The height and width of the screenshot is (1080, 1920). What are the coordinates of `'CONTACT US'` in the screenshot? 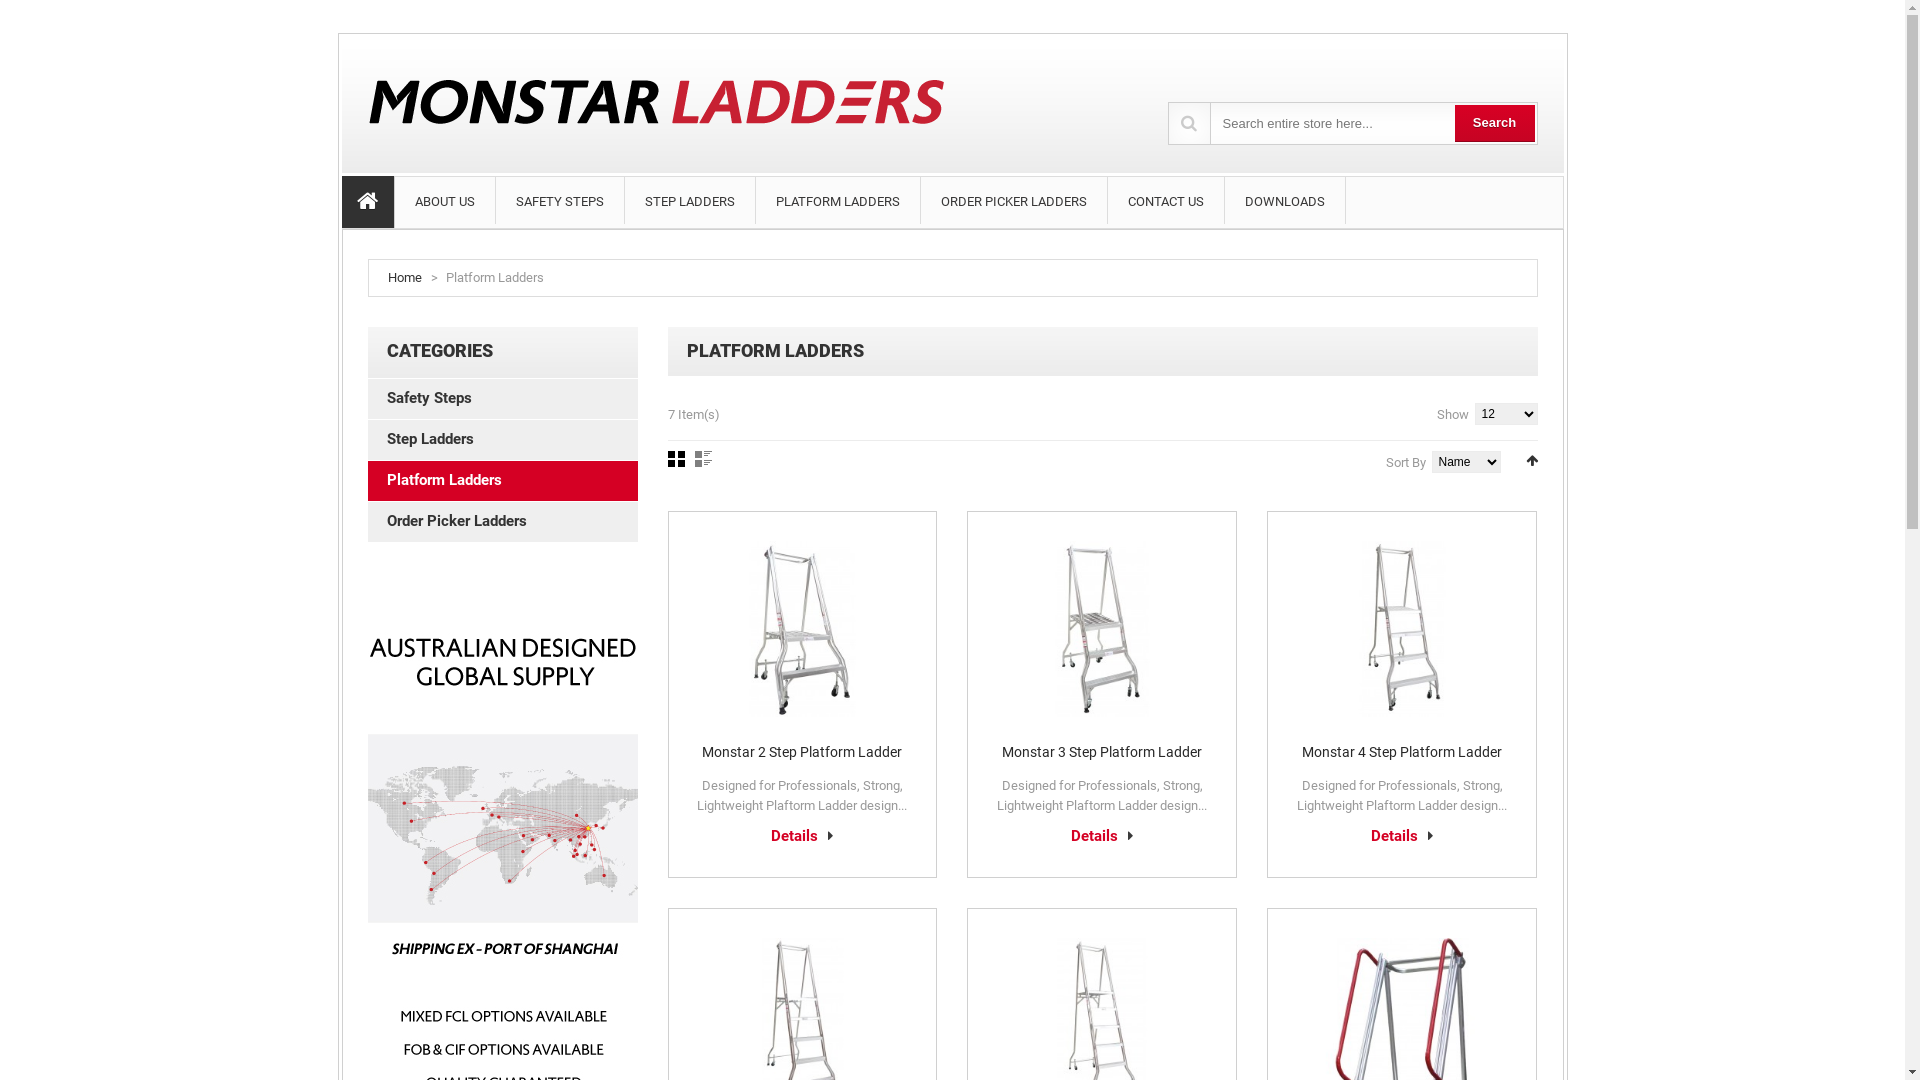 It's located at (1166, 200).